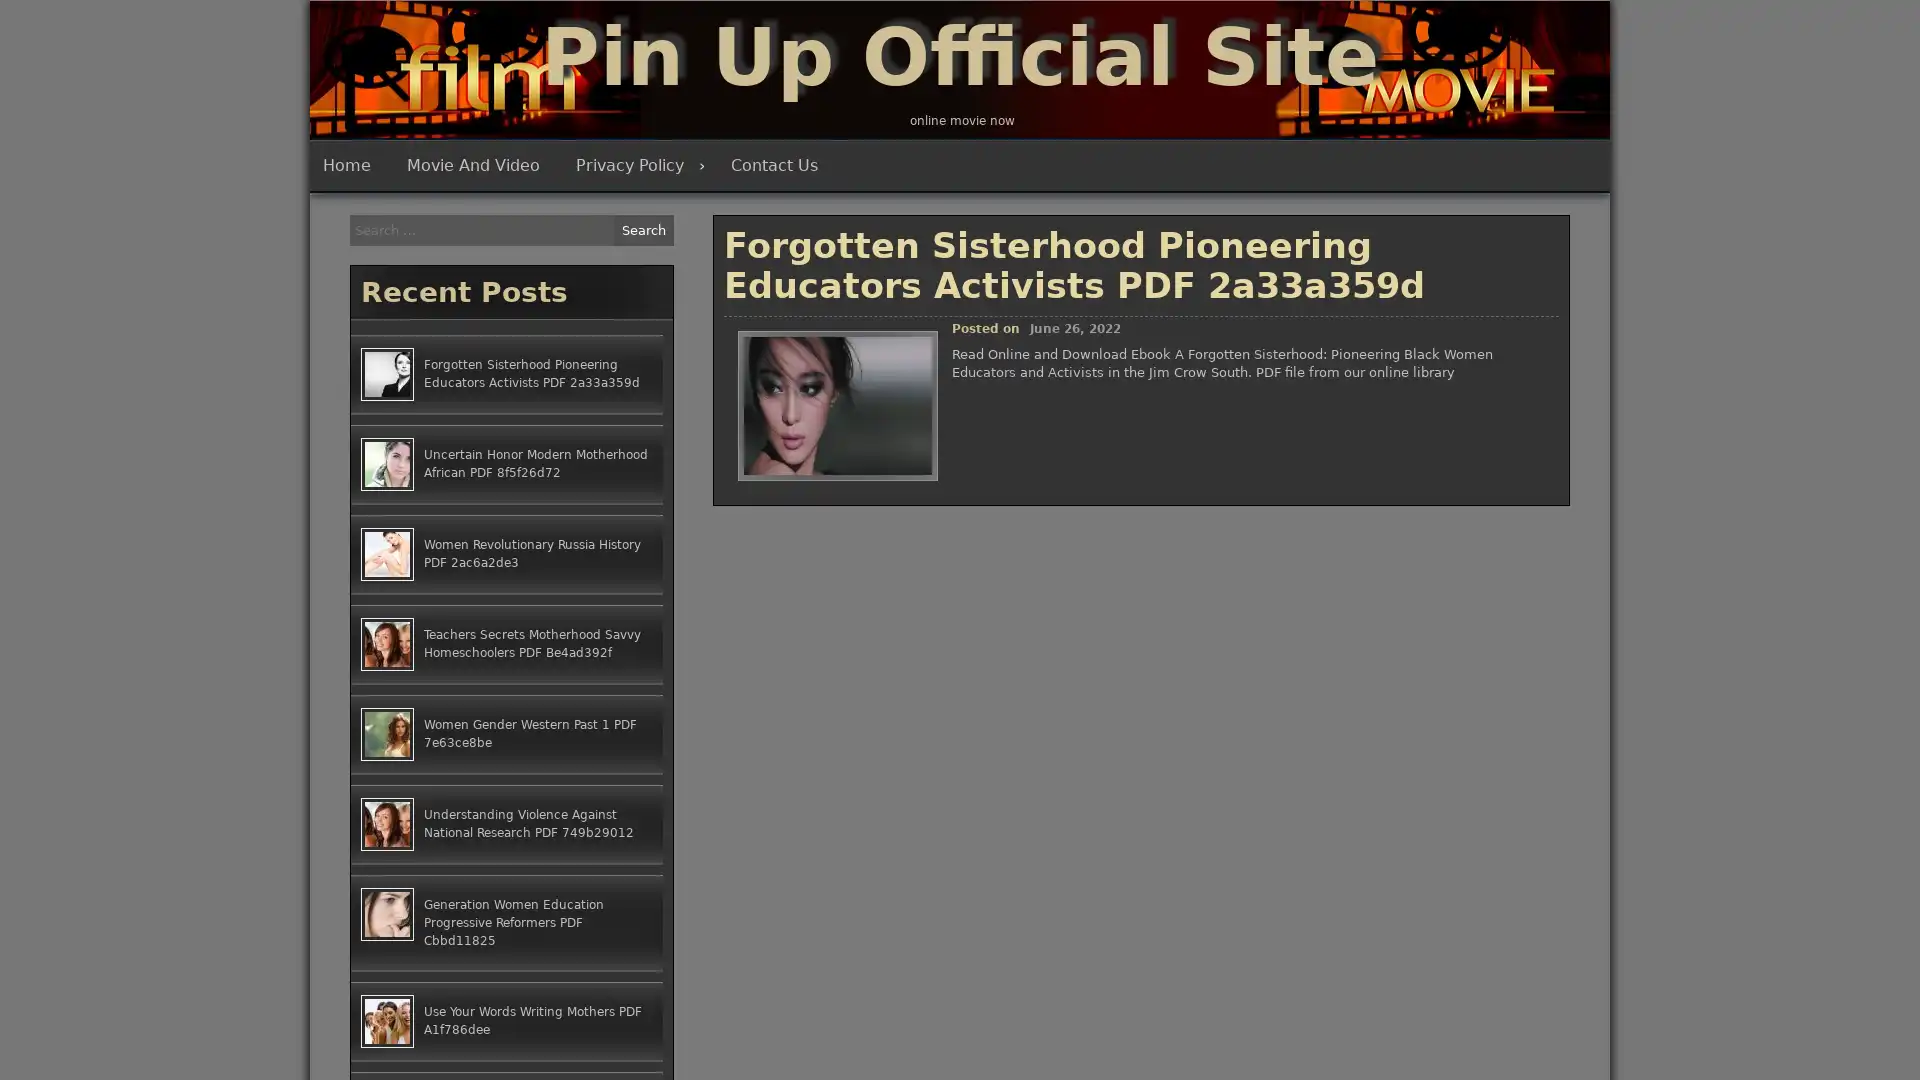 The width and height of the screenshot is (1920, 1080). Describe the element at coordinates (643, 229) in the screenshot. I see `Search` at that location.